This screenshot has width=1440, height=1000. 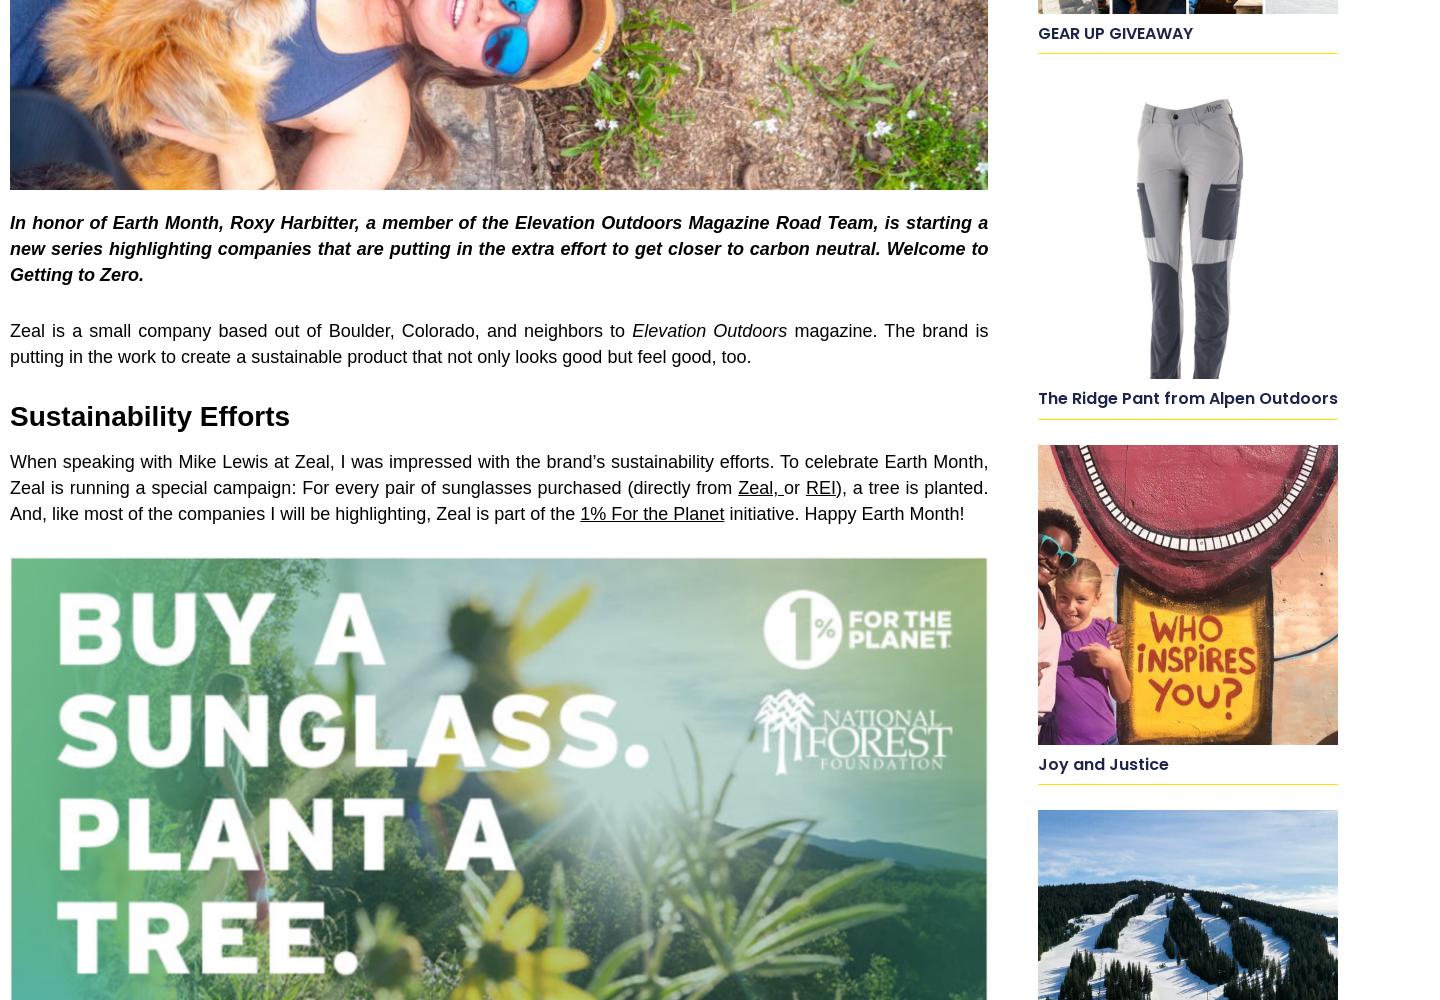 I want to click on 'Zeal,', so click(x=760, y=487).